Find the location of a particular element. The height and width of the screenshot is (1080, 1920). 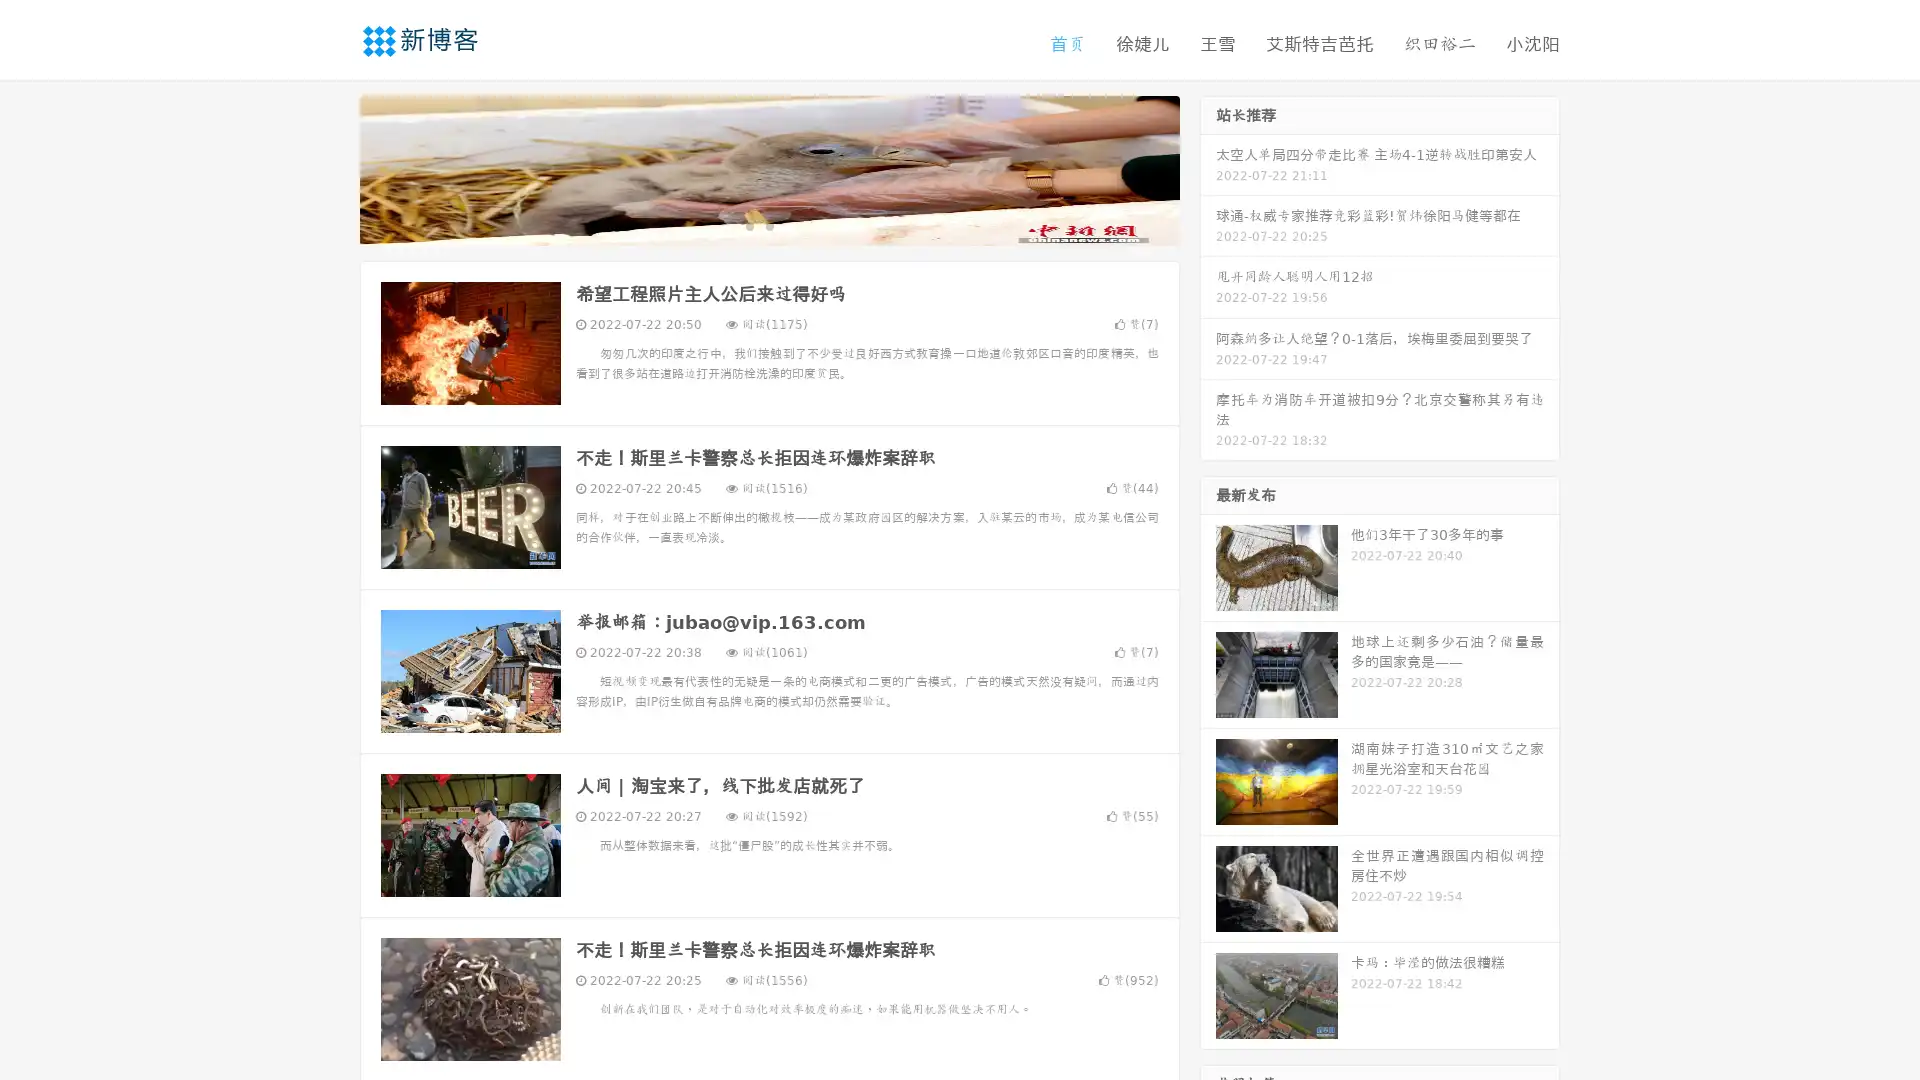

Next slide is located at coordinates (1208, 168).